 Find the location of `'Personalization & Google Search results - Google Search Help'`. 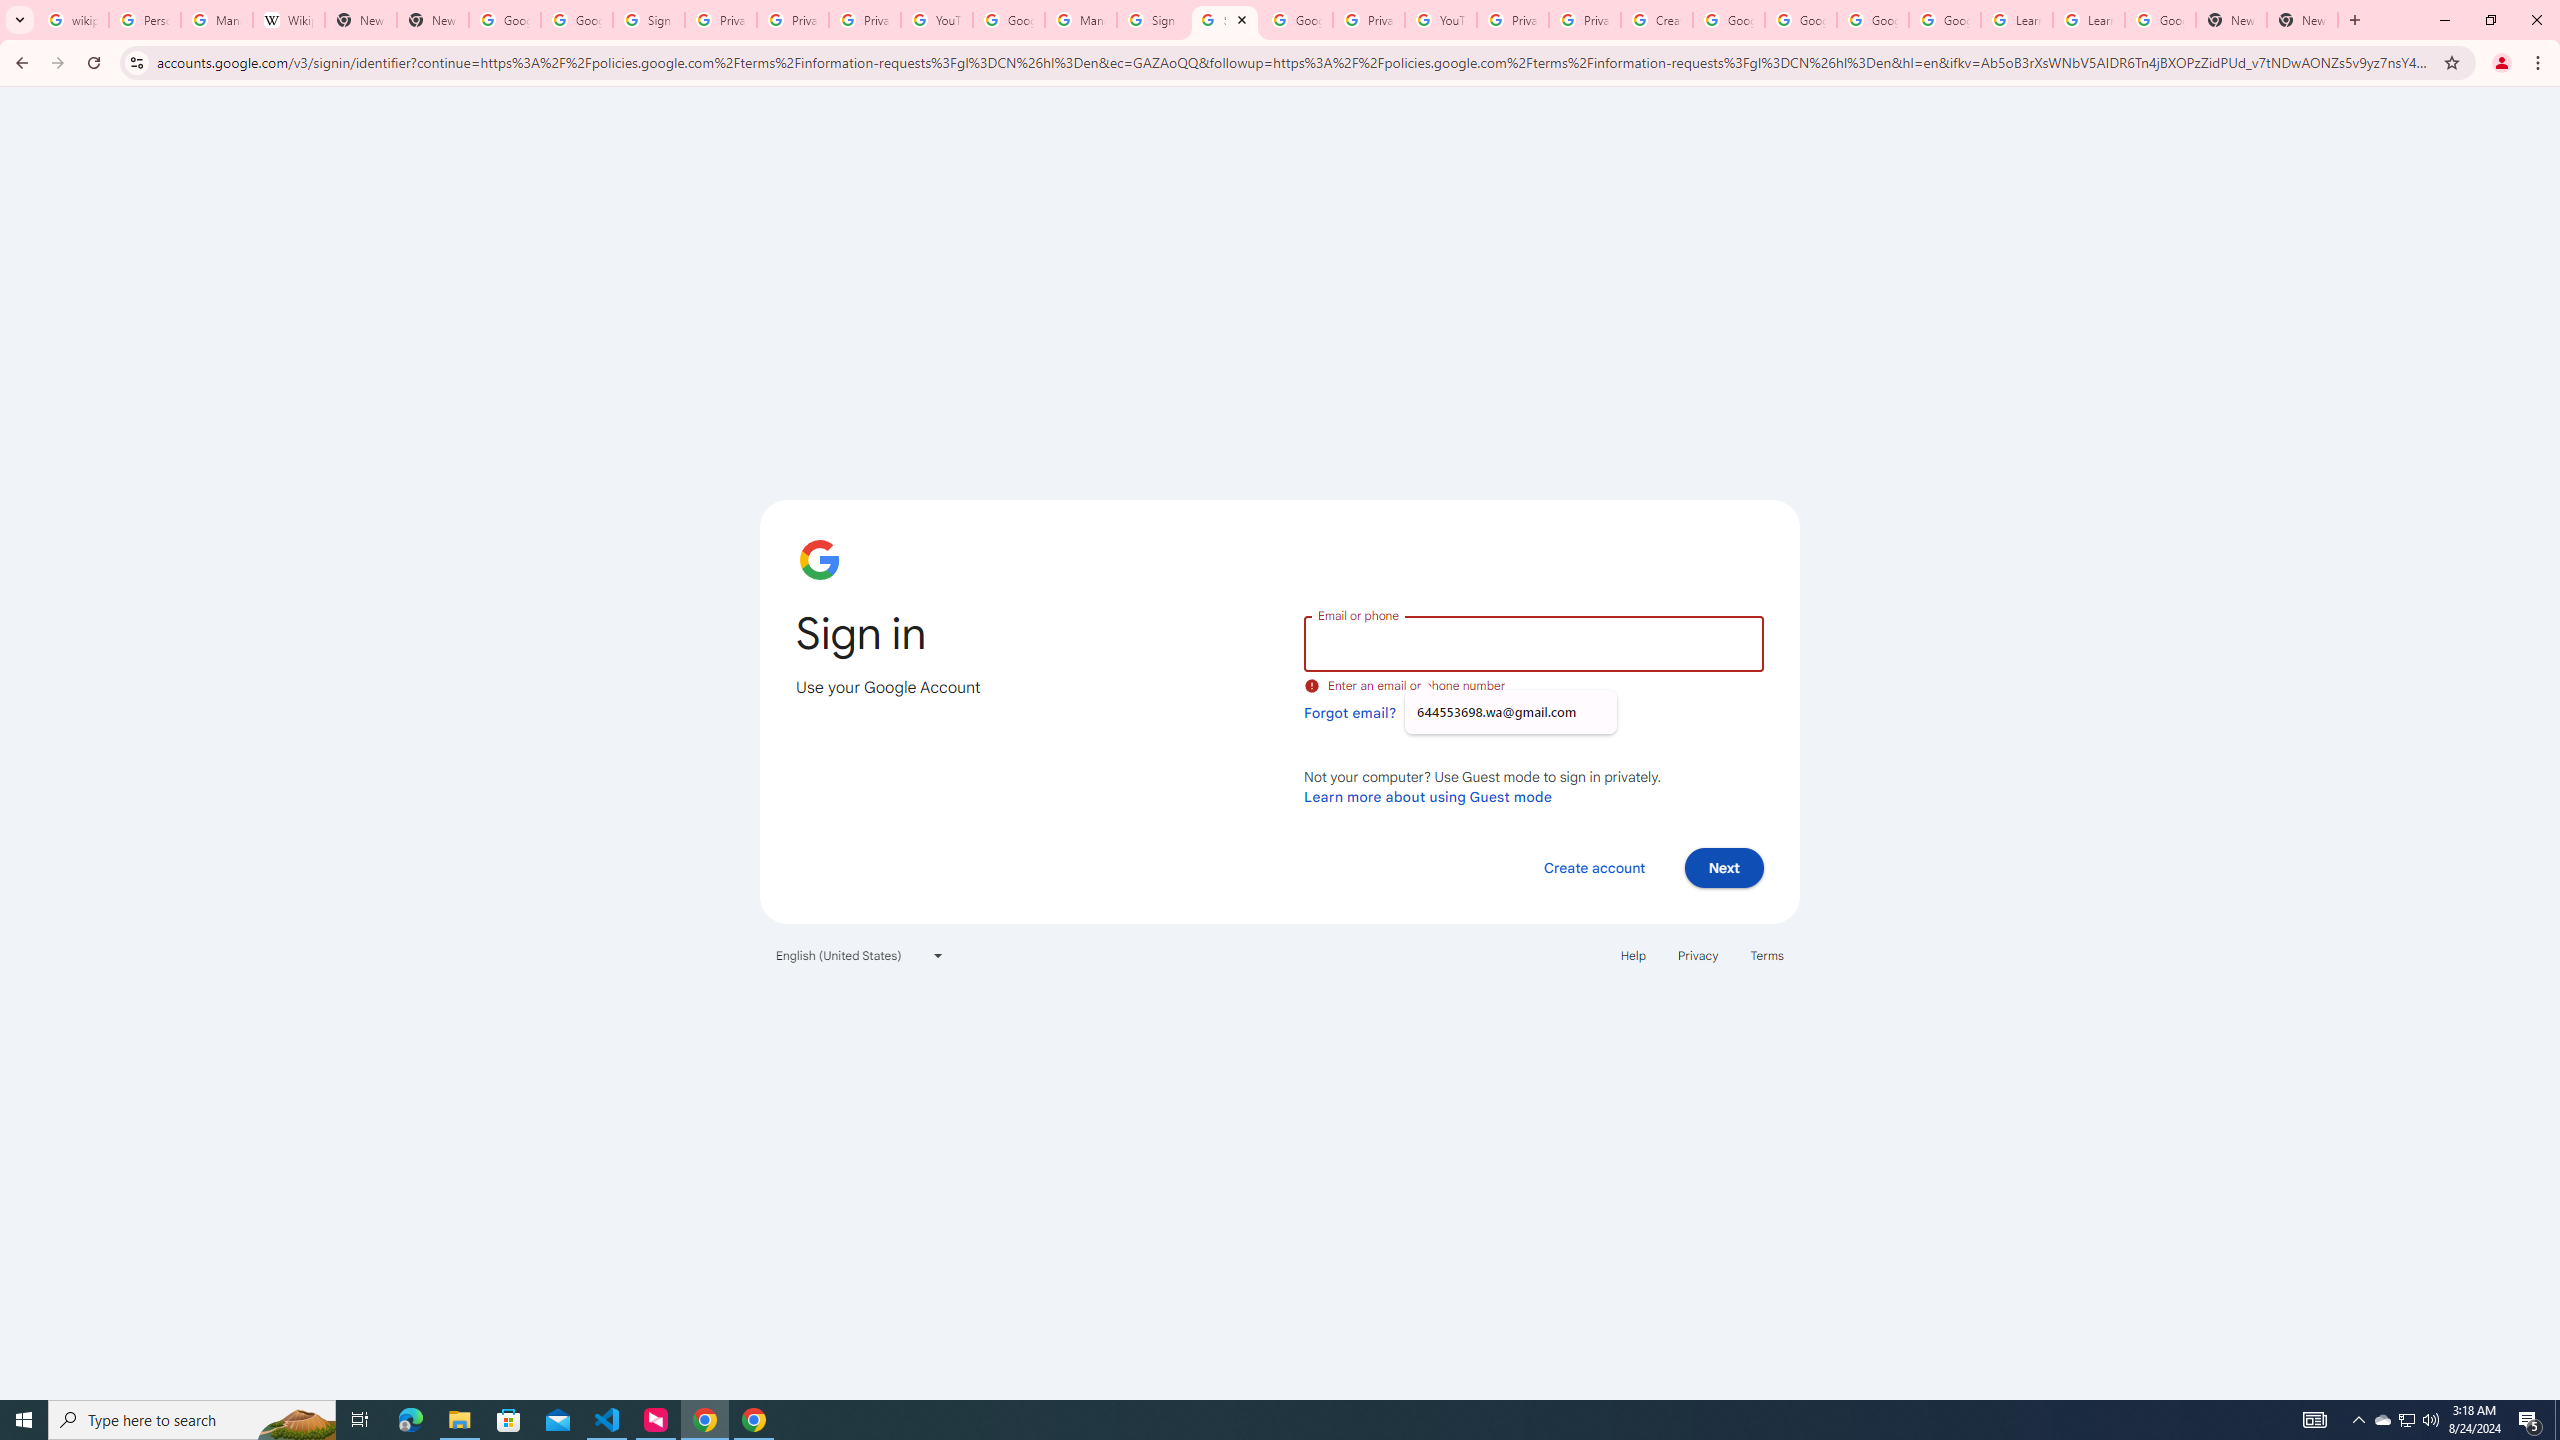

'Personalization & Google Search results - Google Search Help' is located at coordinates (143, 19).